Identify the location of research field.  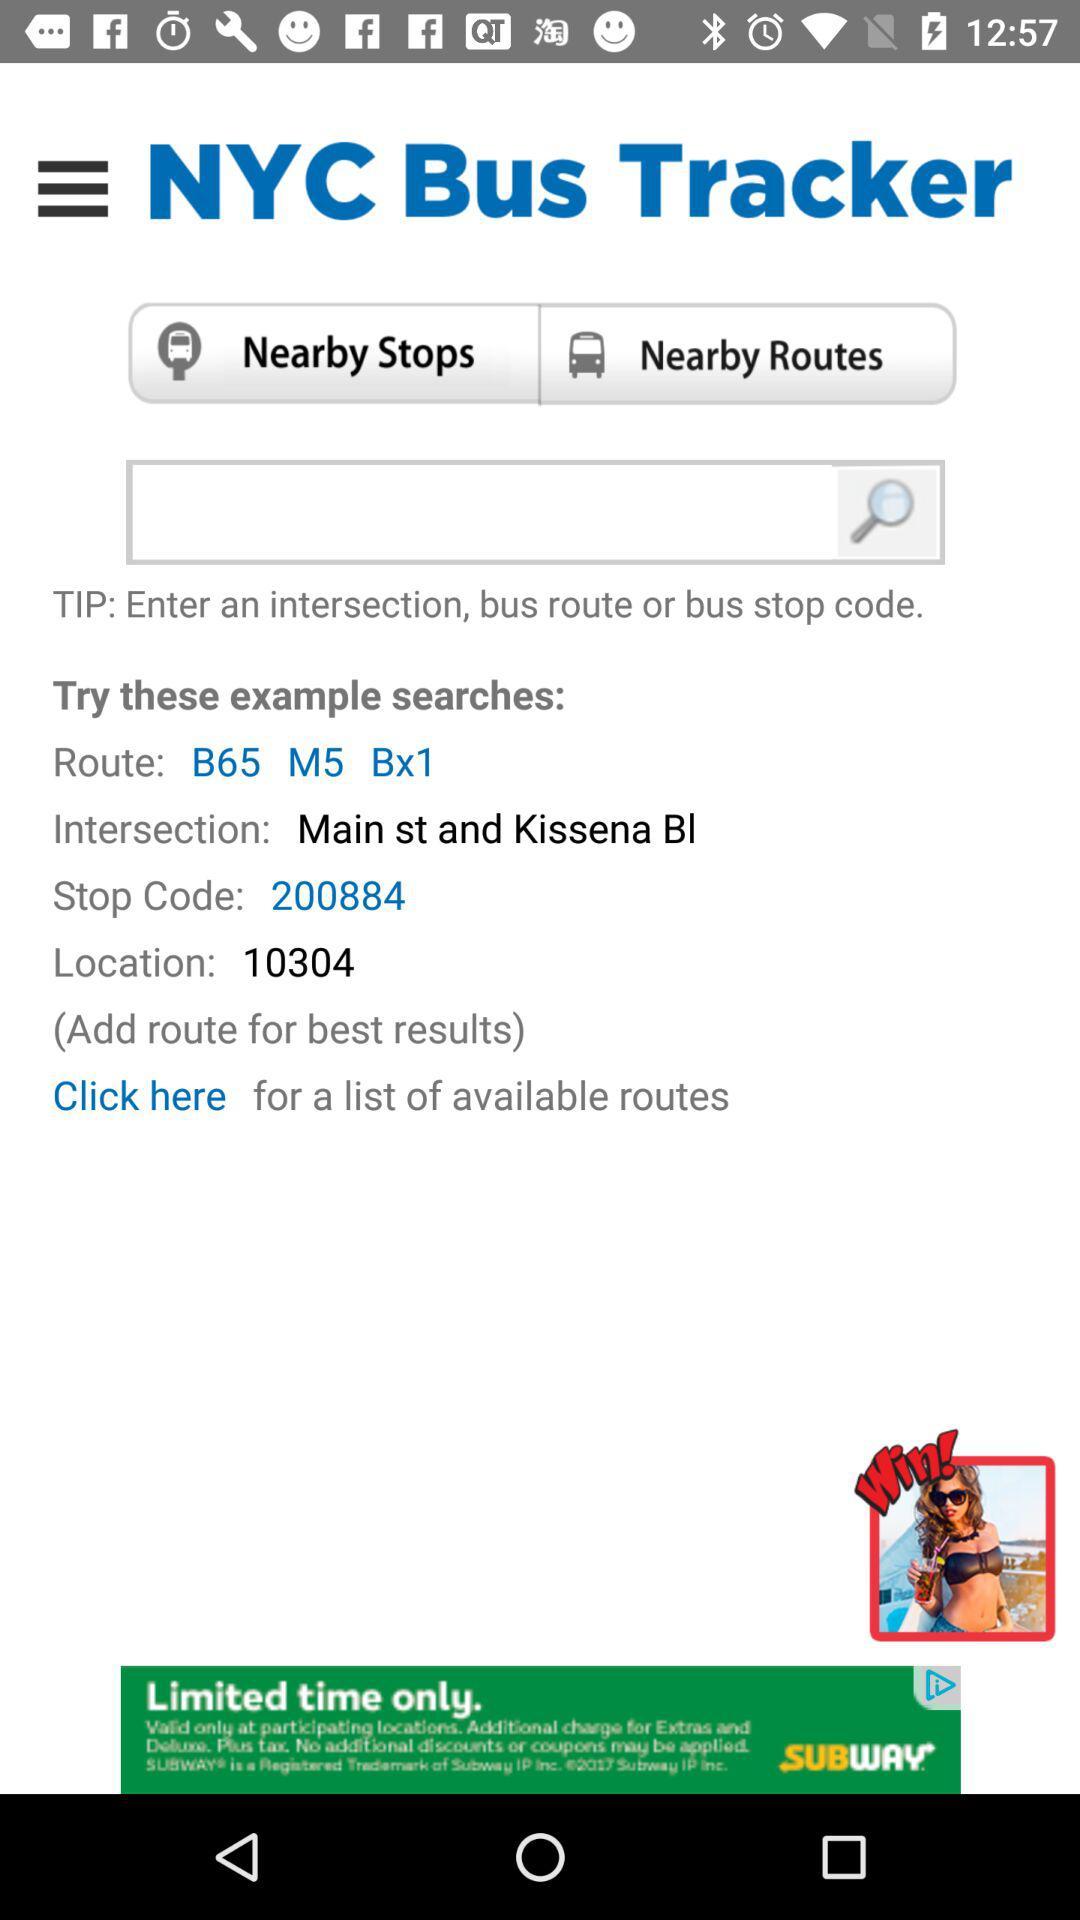
(487, 512).